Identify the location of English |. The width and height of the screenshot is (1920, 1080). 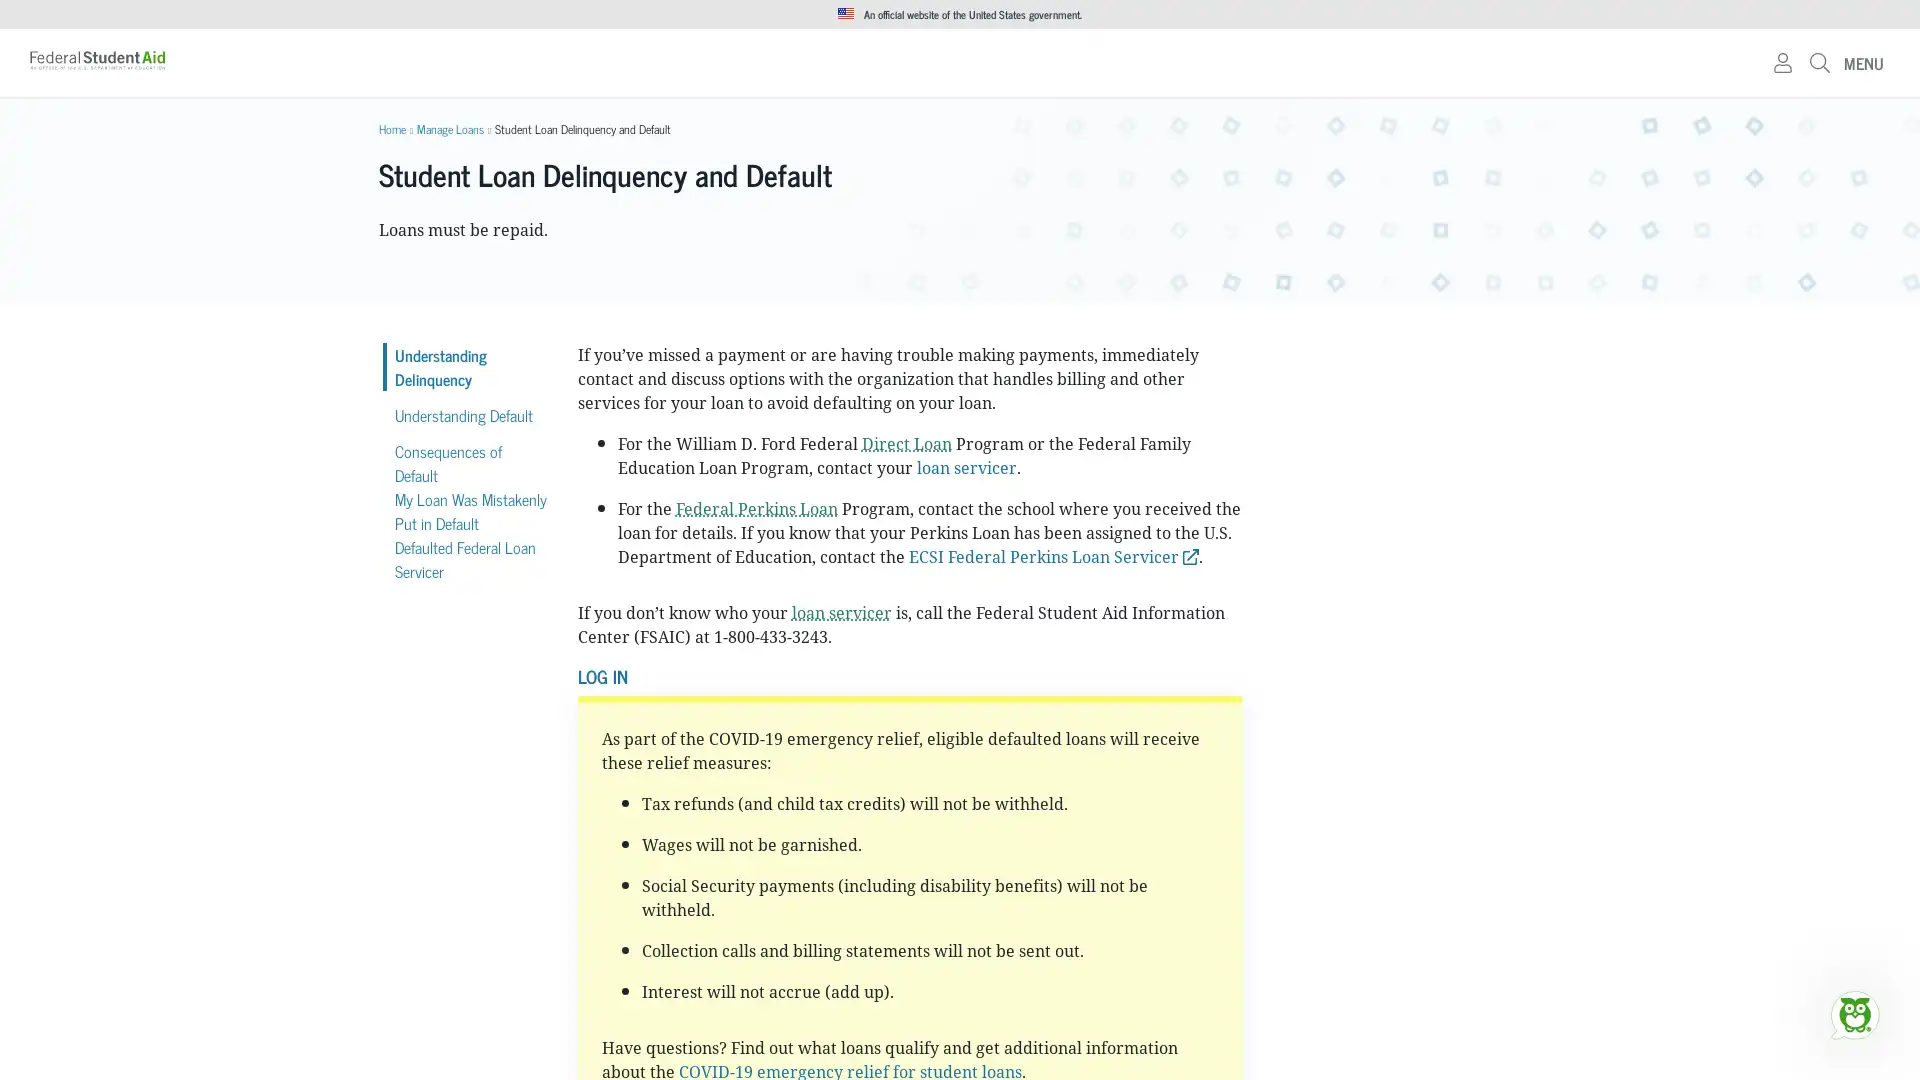
(1473, 15).